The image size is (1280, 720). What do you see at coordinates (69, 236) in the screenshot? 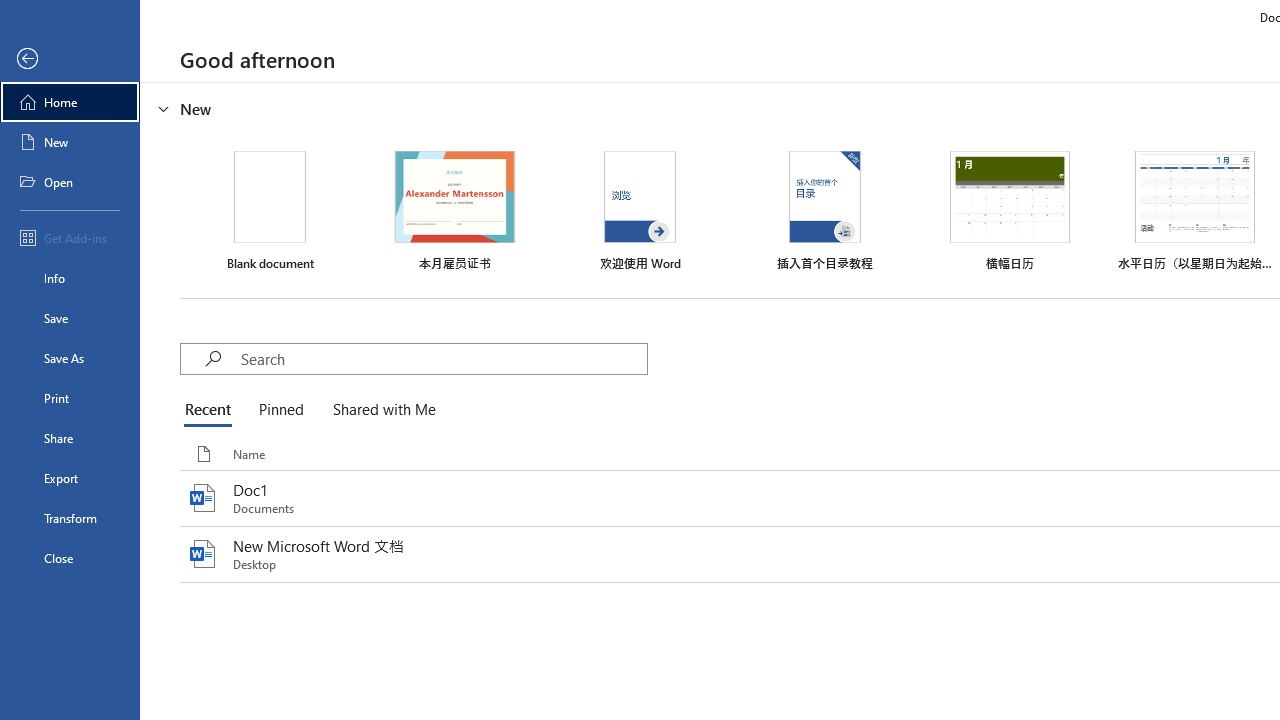
I see `'Get Add-ins'` at bounding box center [69, 236].